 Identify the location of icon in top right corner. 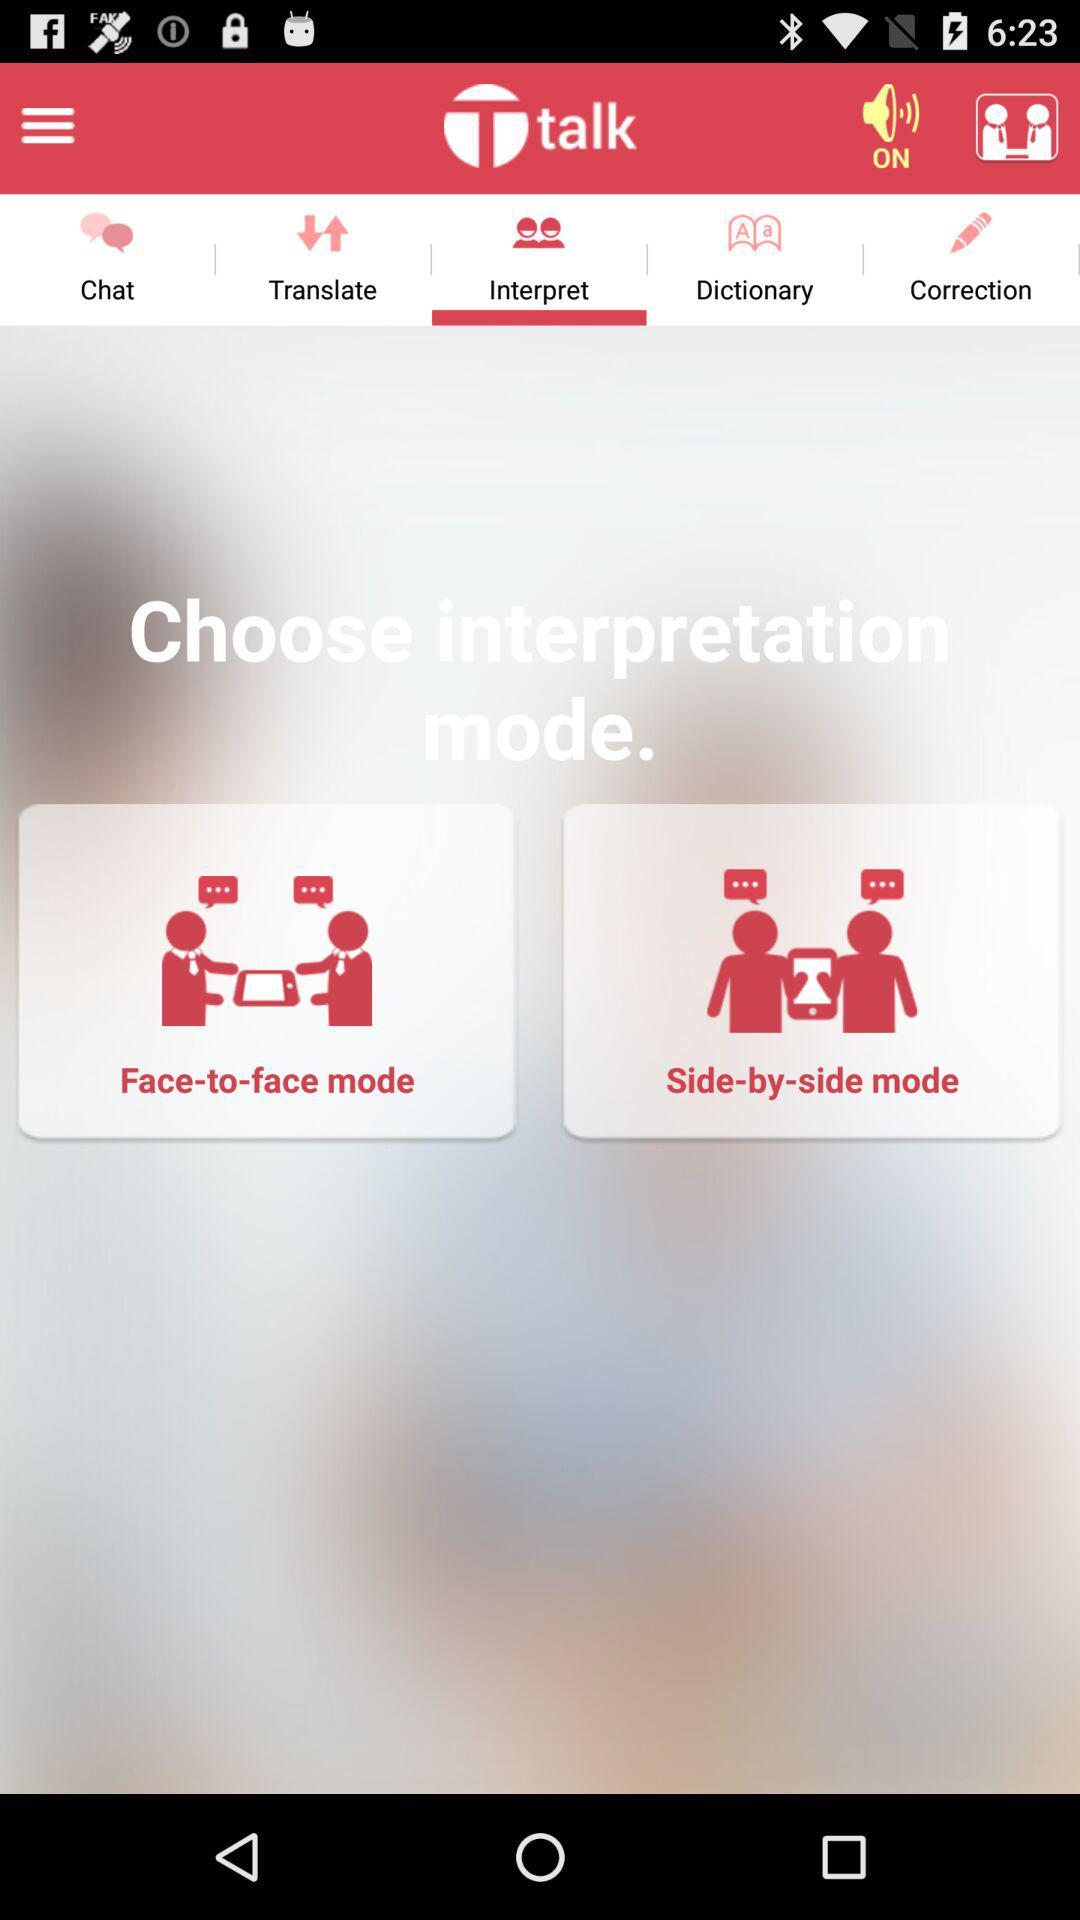
(1017, 124).